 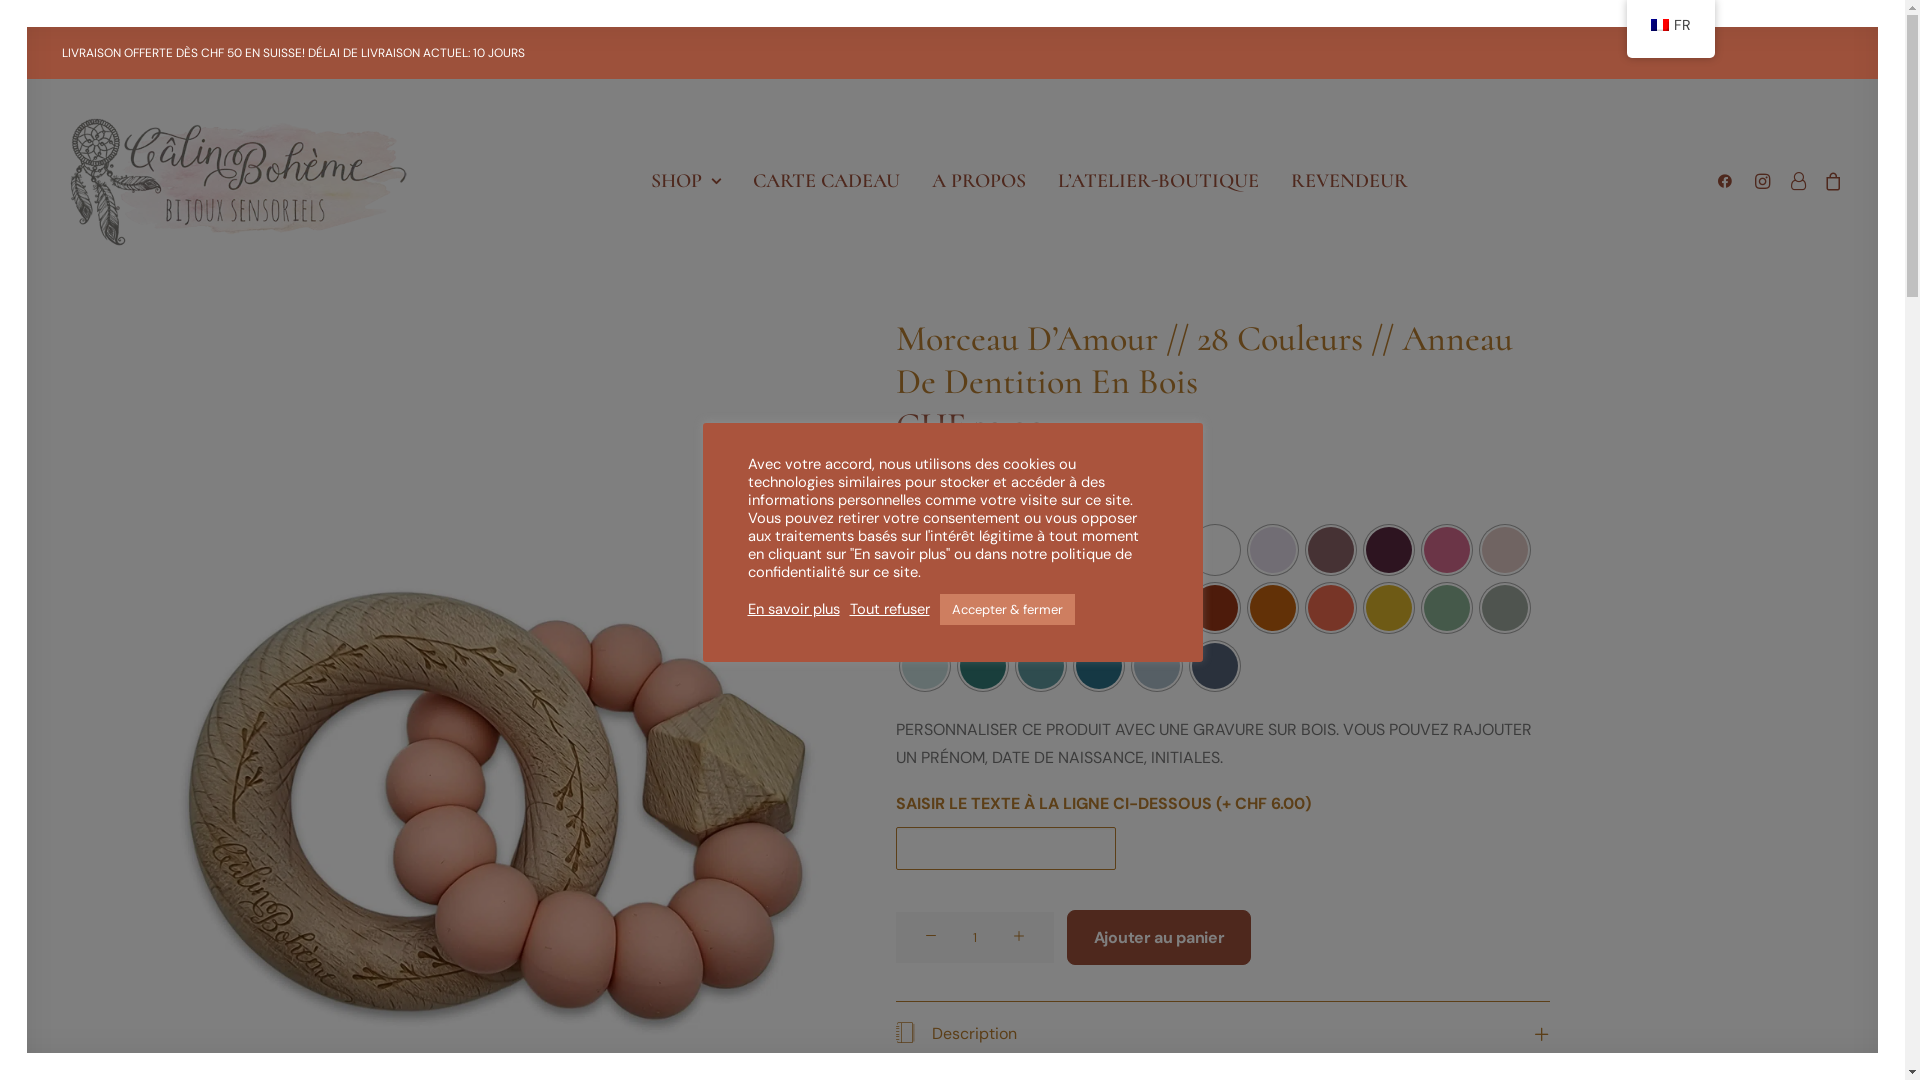 I want to click on 'Description', so click(x=1222, y=1033).